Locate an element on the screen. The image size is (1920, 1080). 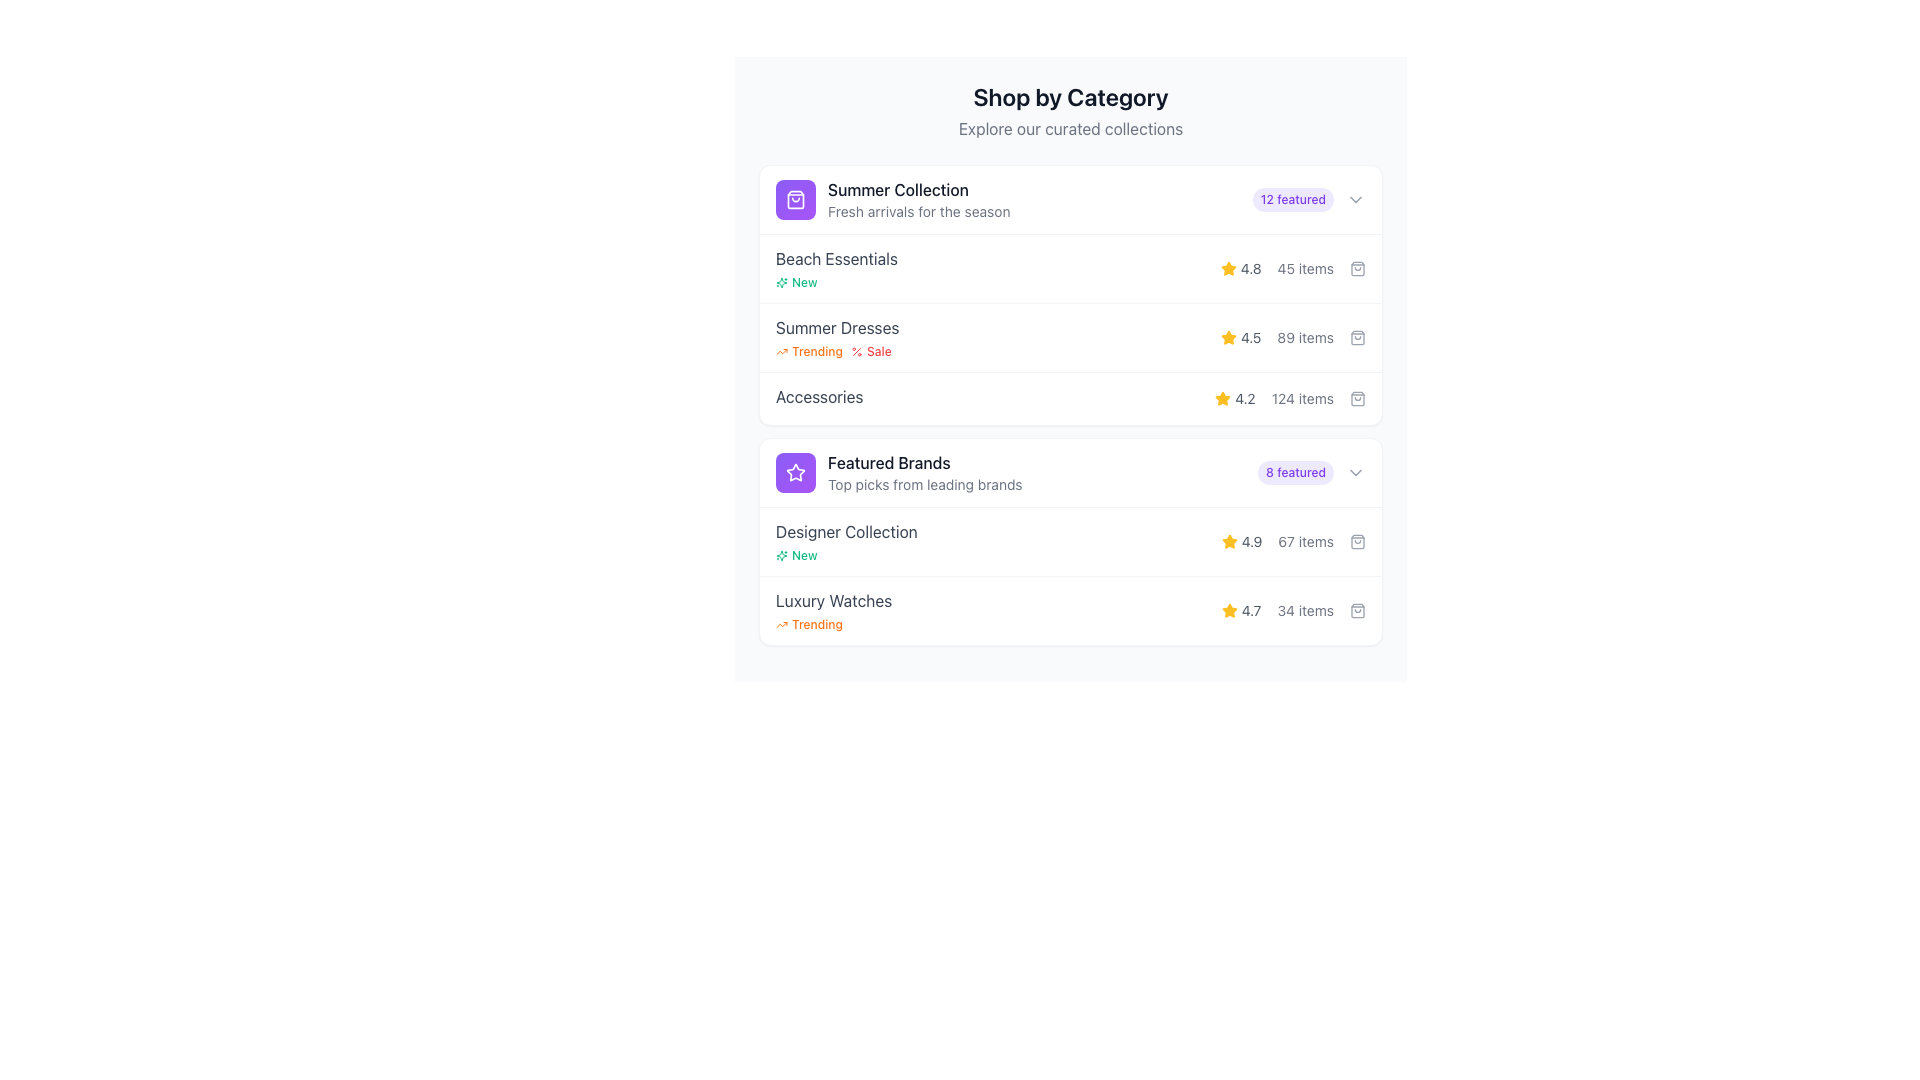
the decorative shopping icon located near the 'Designer Collection' entry in the 'Featured Brands' section is located at coordinates (1358, 542).